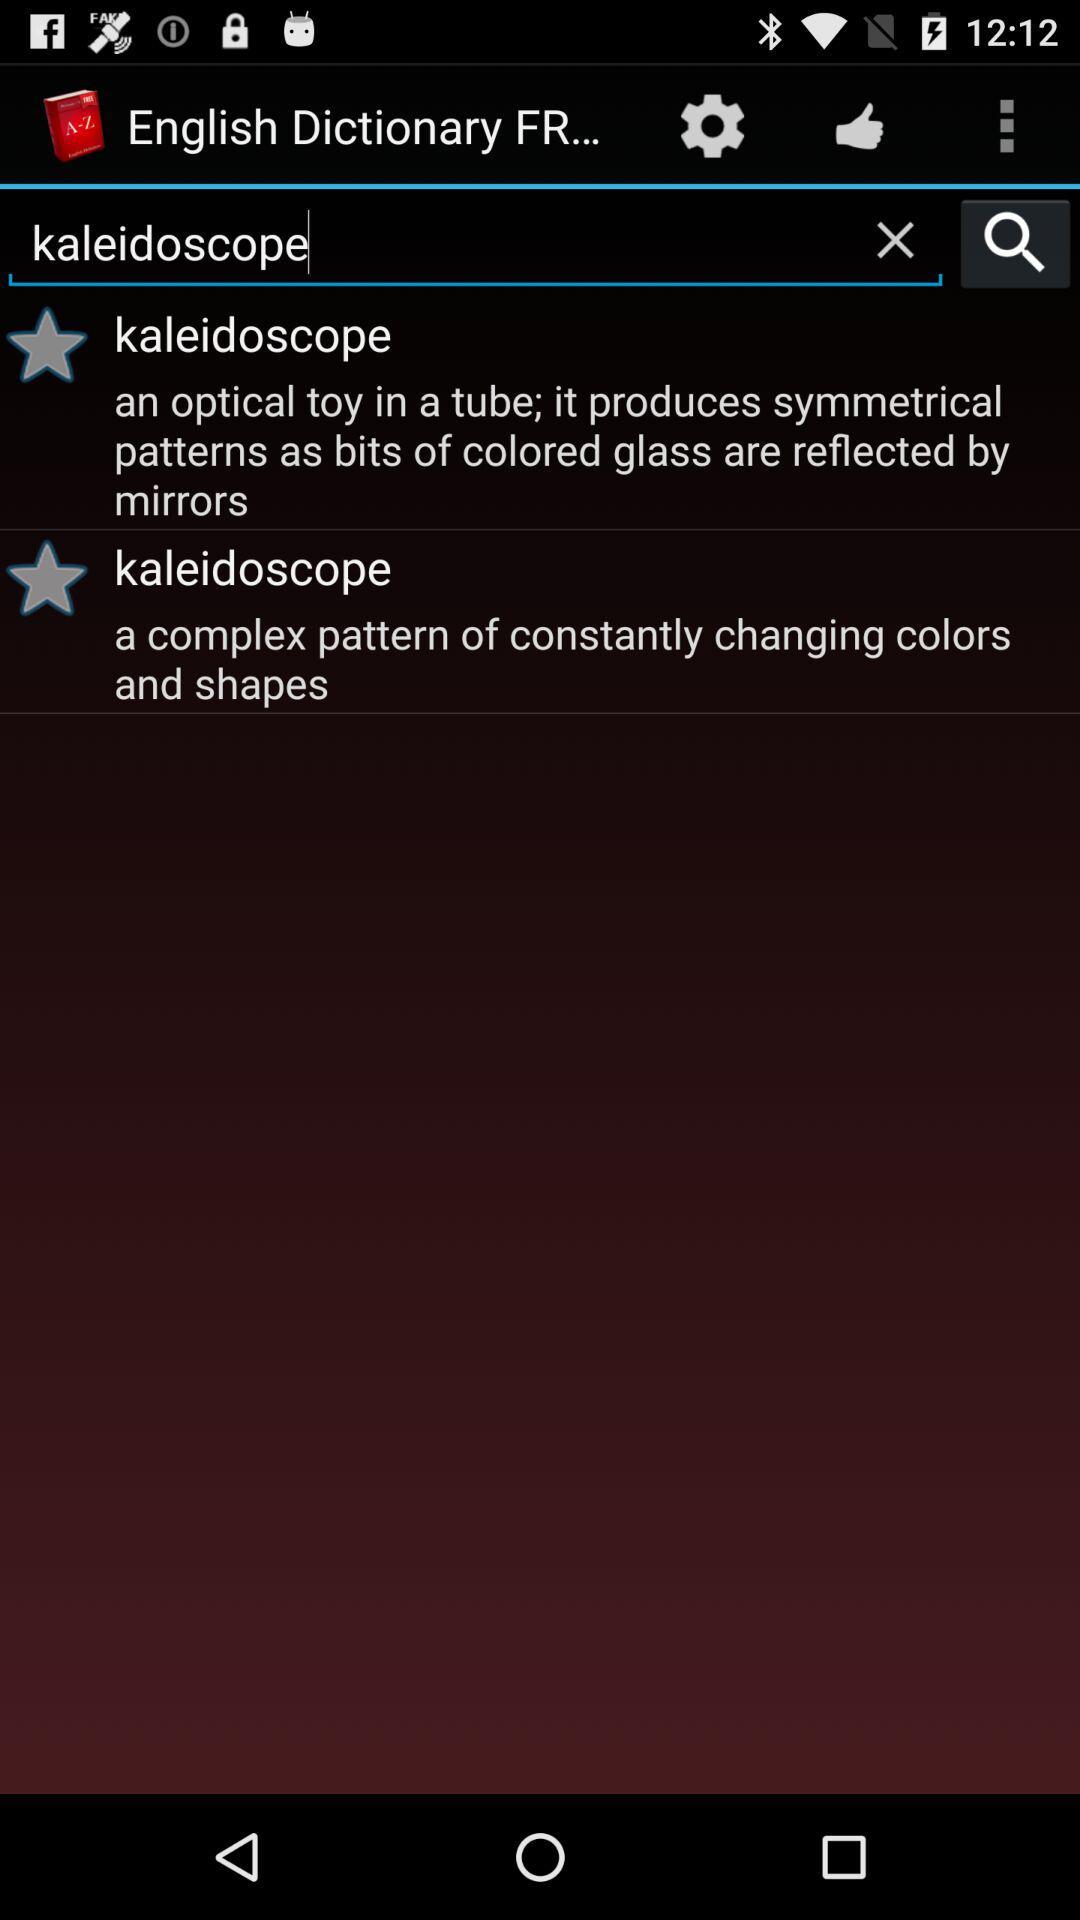  I want to click on item to the right of english dictionary free icon, so click(711, 124).